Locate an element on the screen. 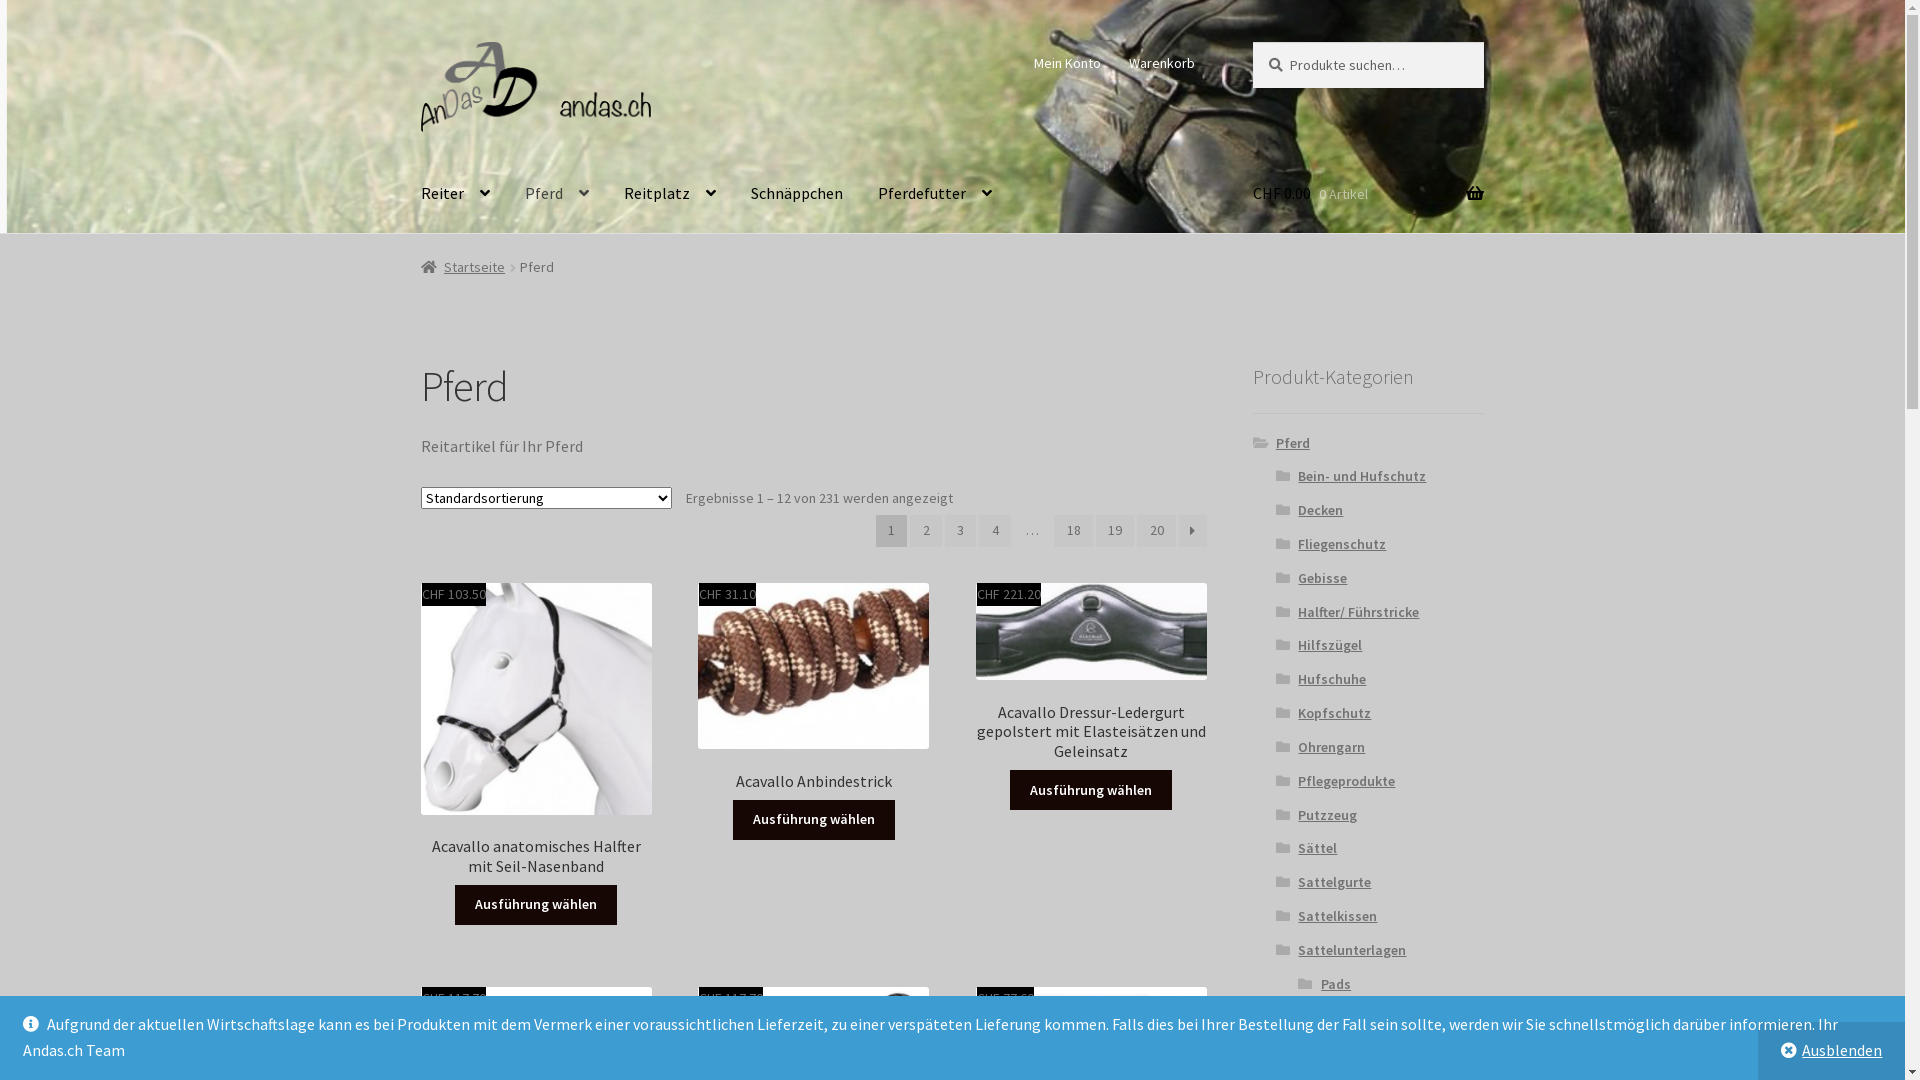 The width and height of the screenshot is (1920, 1080). '2' is located at coordinates (925, 530).